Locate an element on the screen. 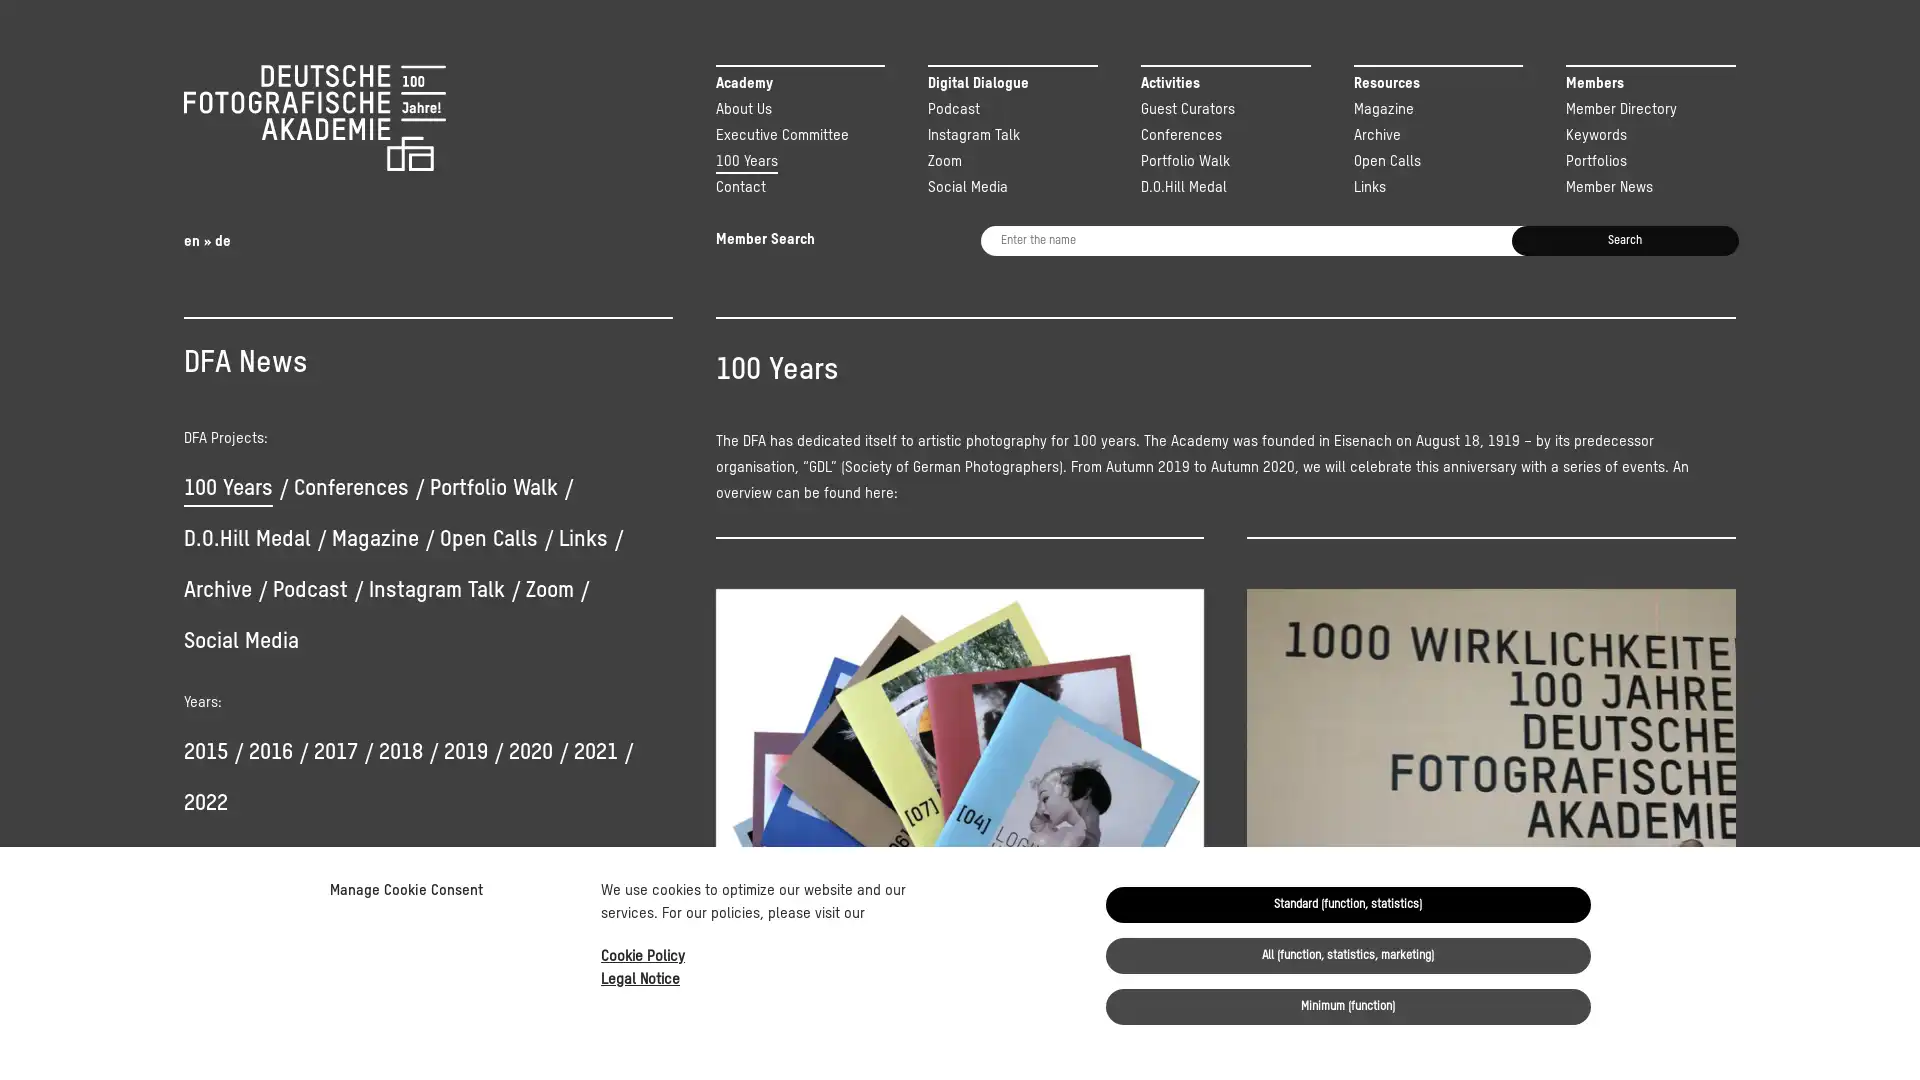 The image size is (1920, 1080). 2021 is located at coordinates (594, 752).